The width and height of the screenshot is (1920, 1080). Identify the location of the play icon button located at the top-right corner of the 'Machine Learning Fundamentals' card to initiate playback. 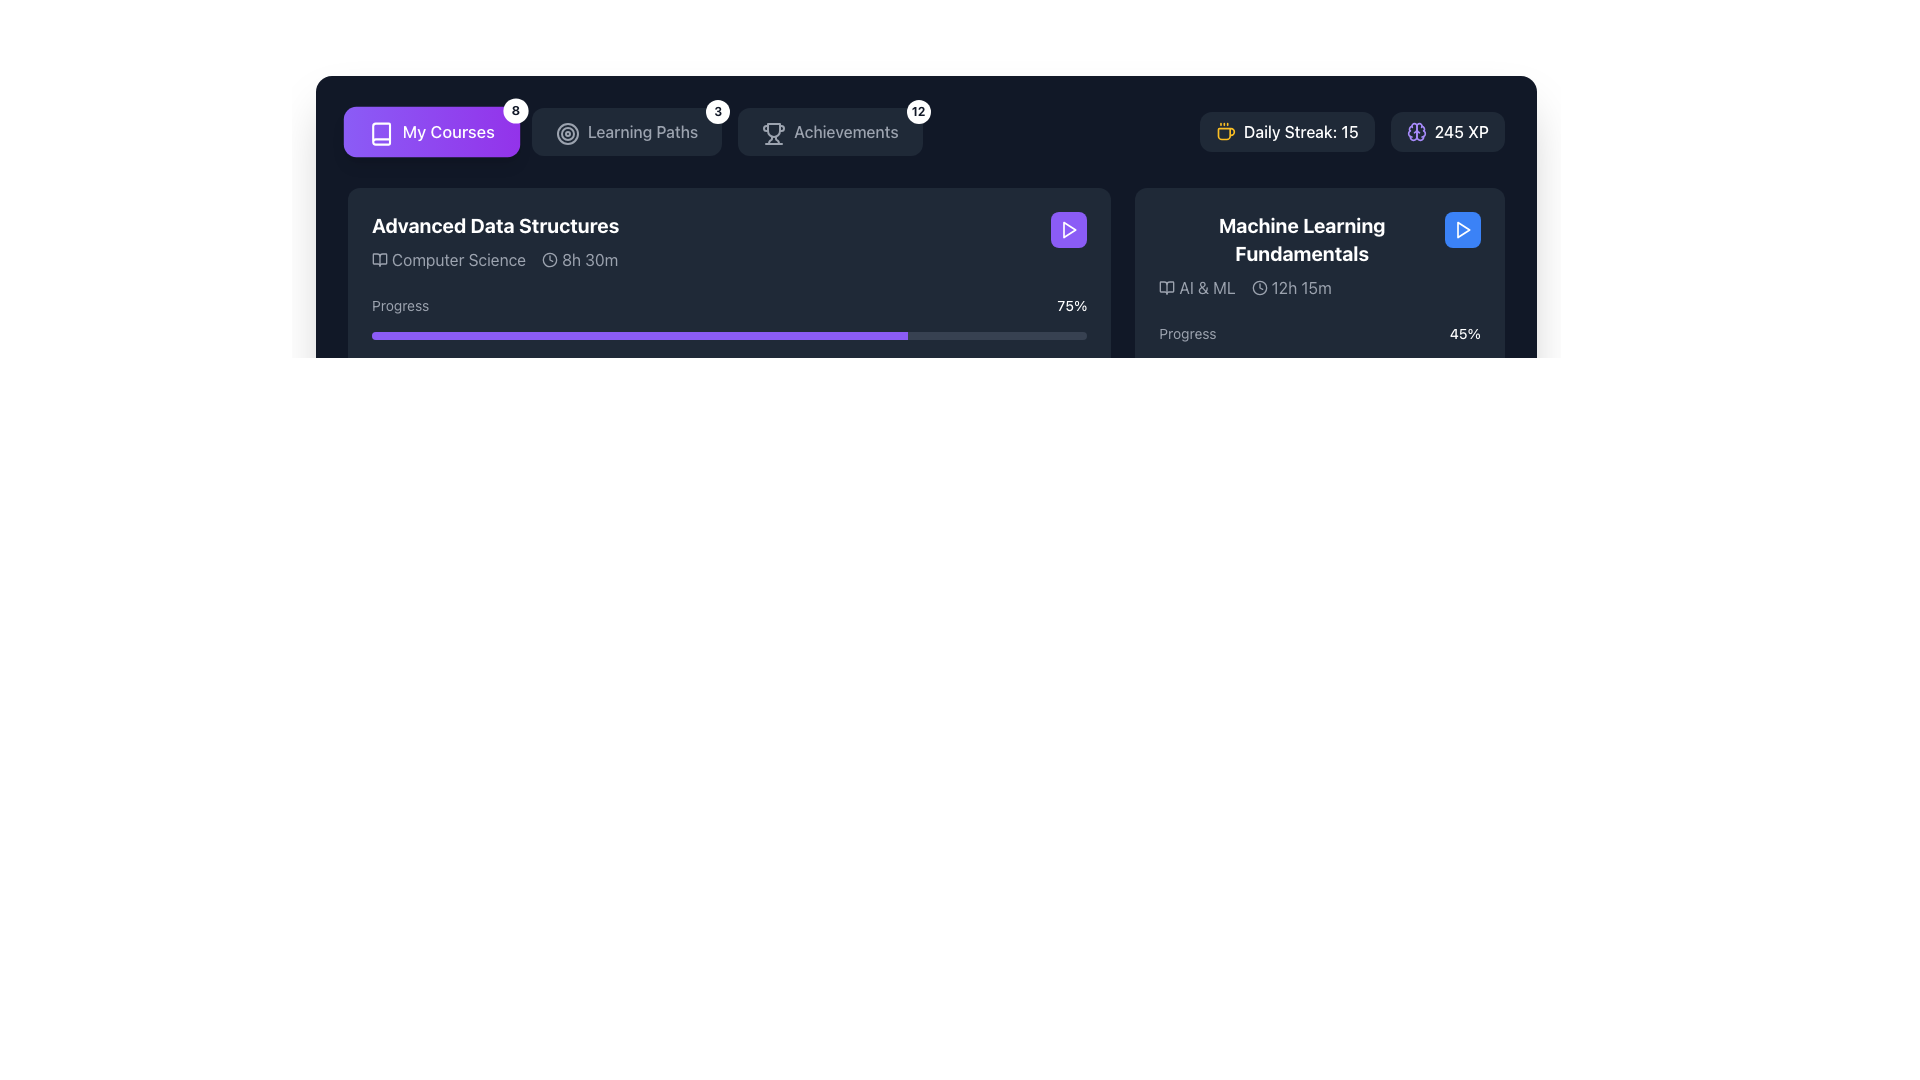
(1463, 229).